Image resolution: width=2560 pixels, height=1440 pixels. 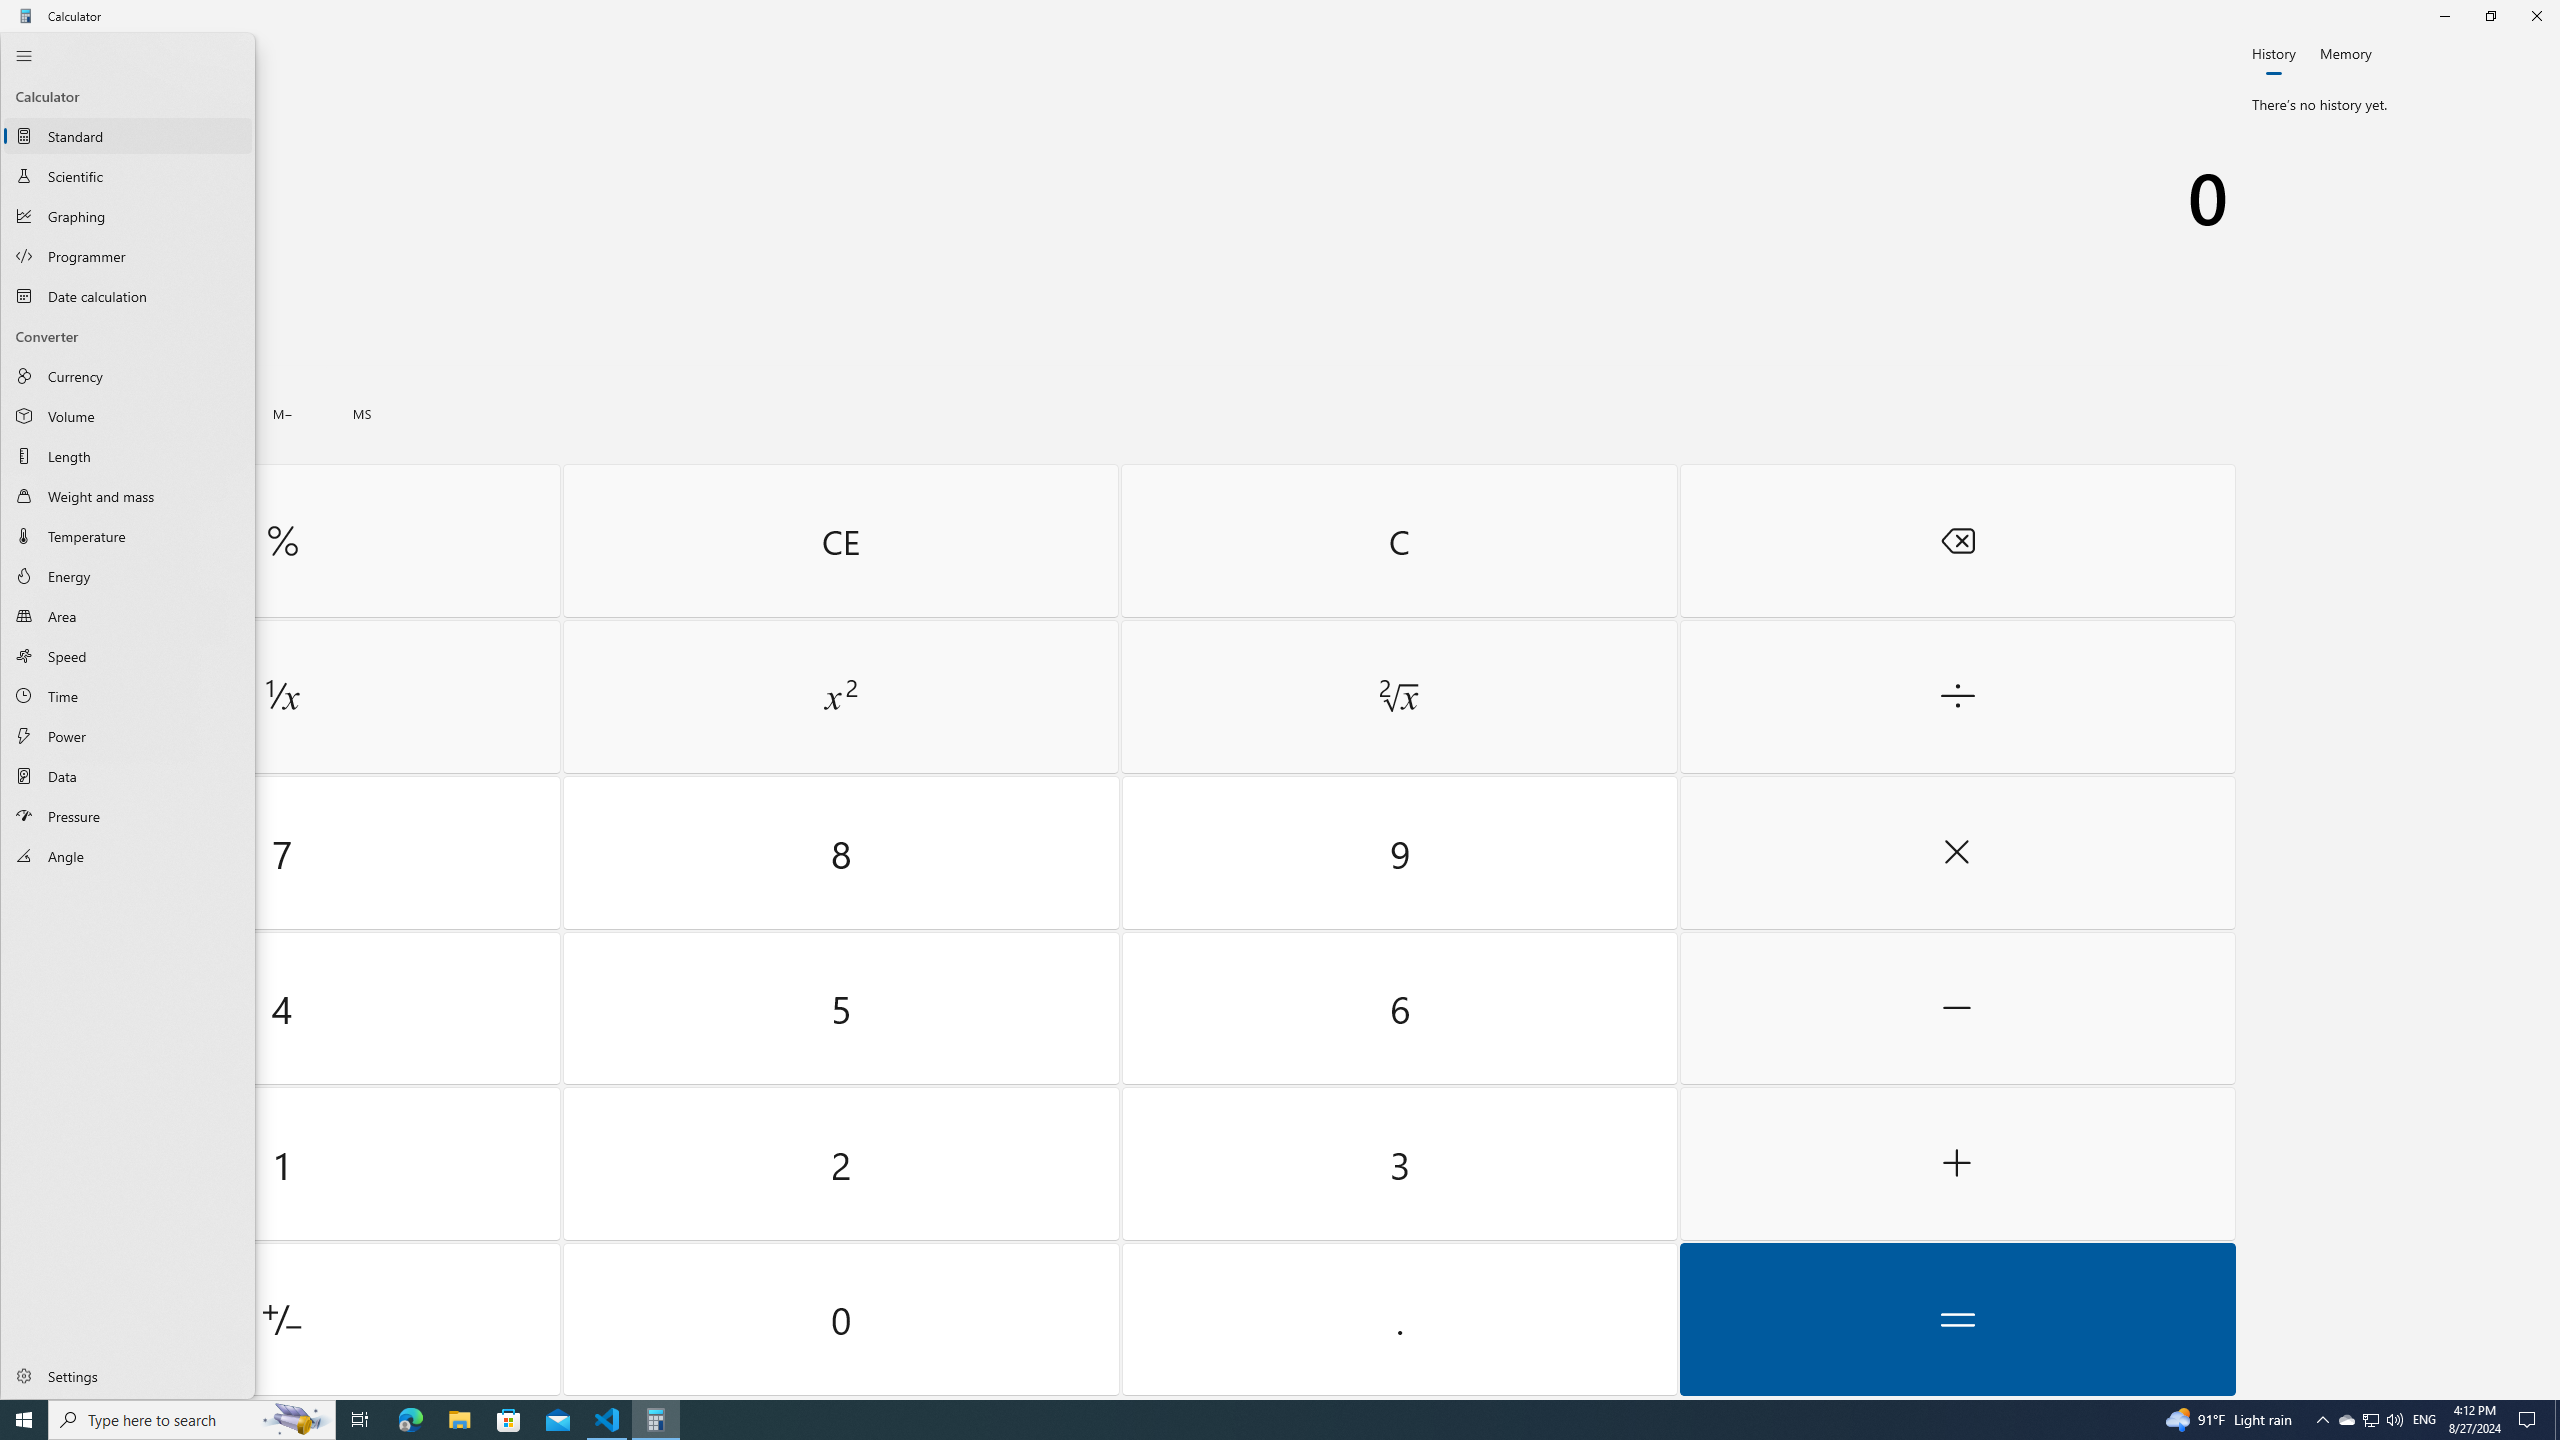 I want to click on 'Reciprocal', so click(x=281, y=697).